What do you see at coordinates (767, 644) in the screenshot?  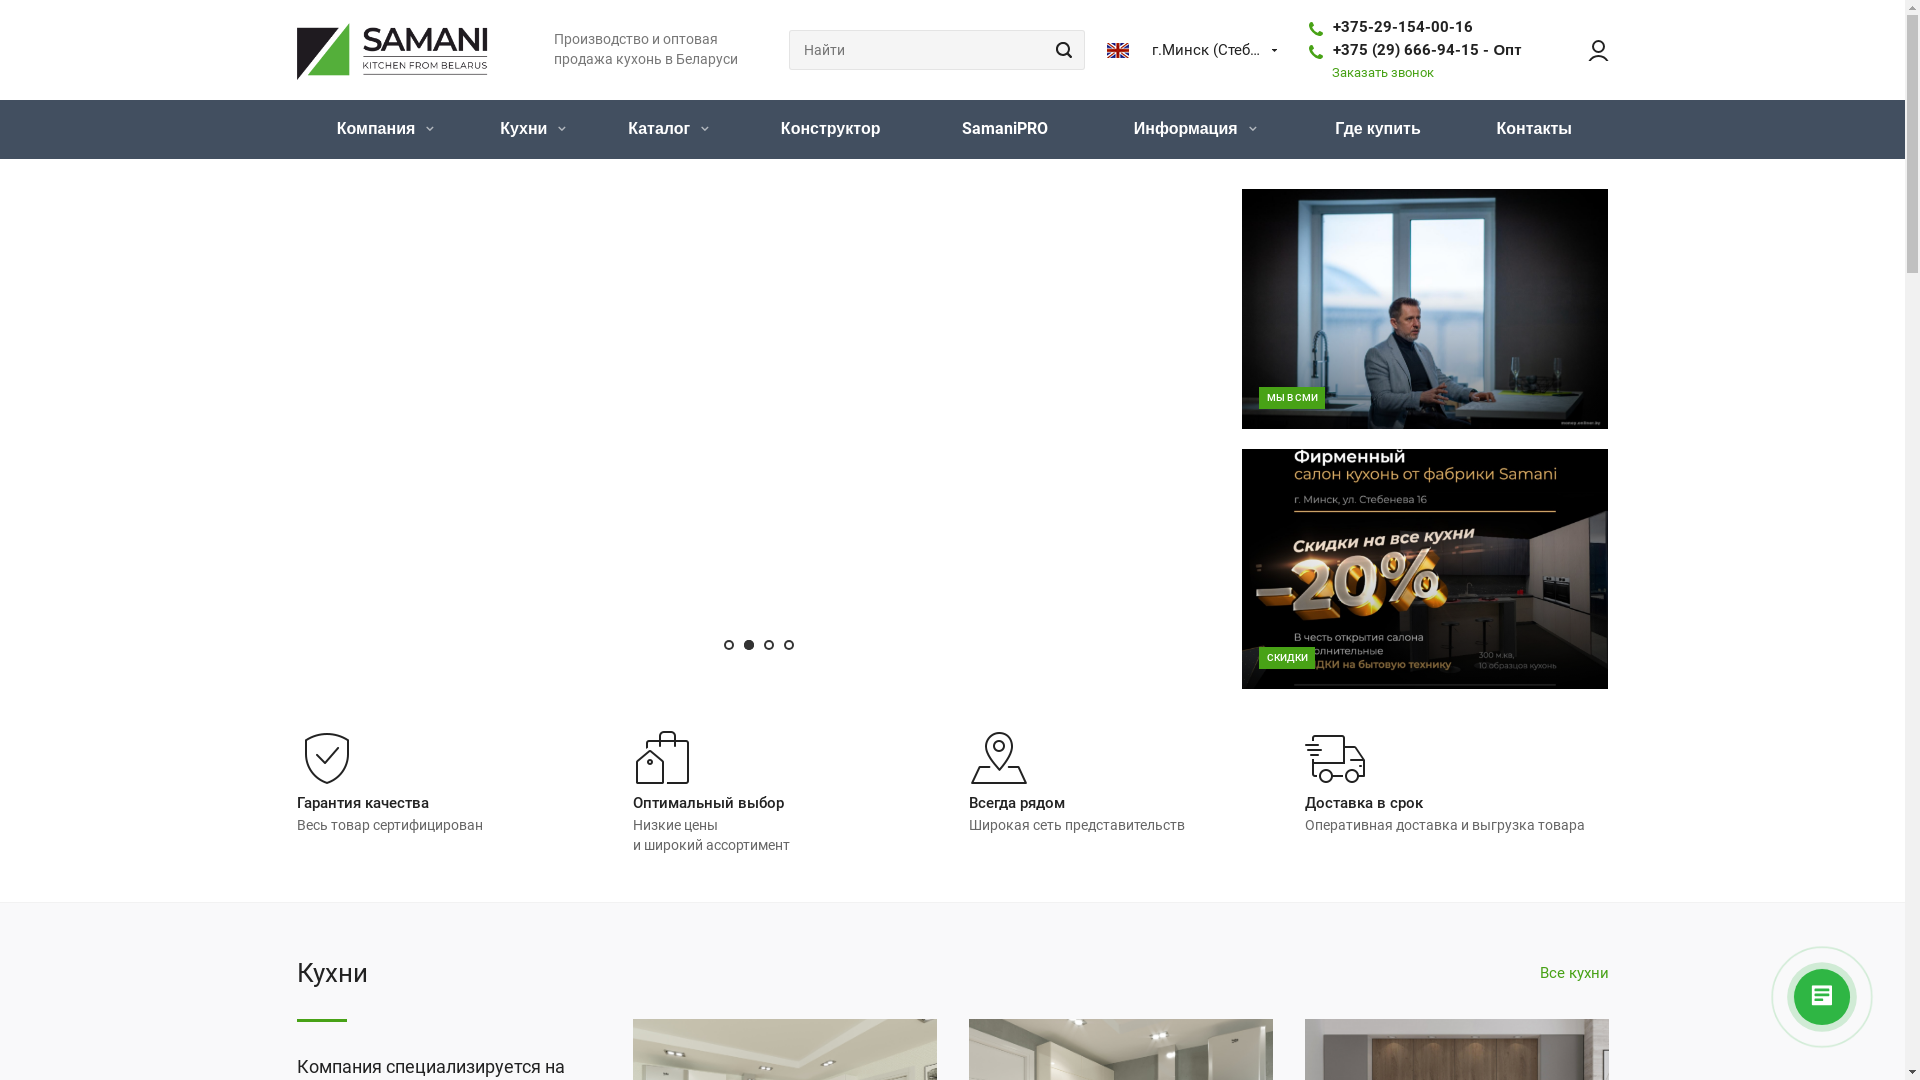 I see `'3'` at bounding box center [767, 644].